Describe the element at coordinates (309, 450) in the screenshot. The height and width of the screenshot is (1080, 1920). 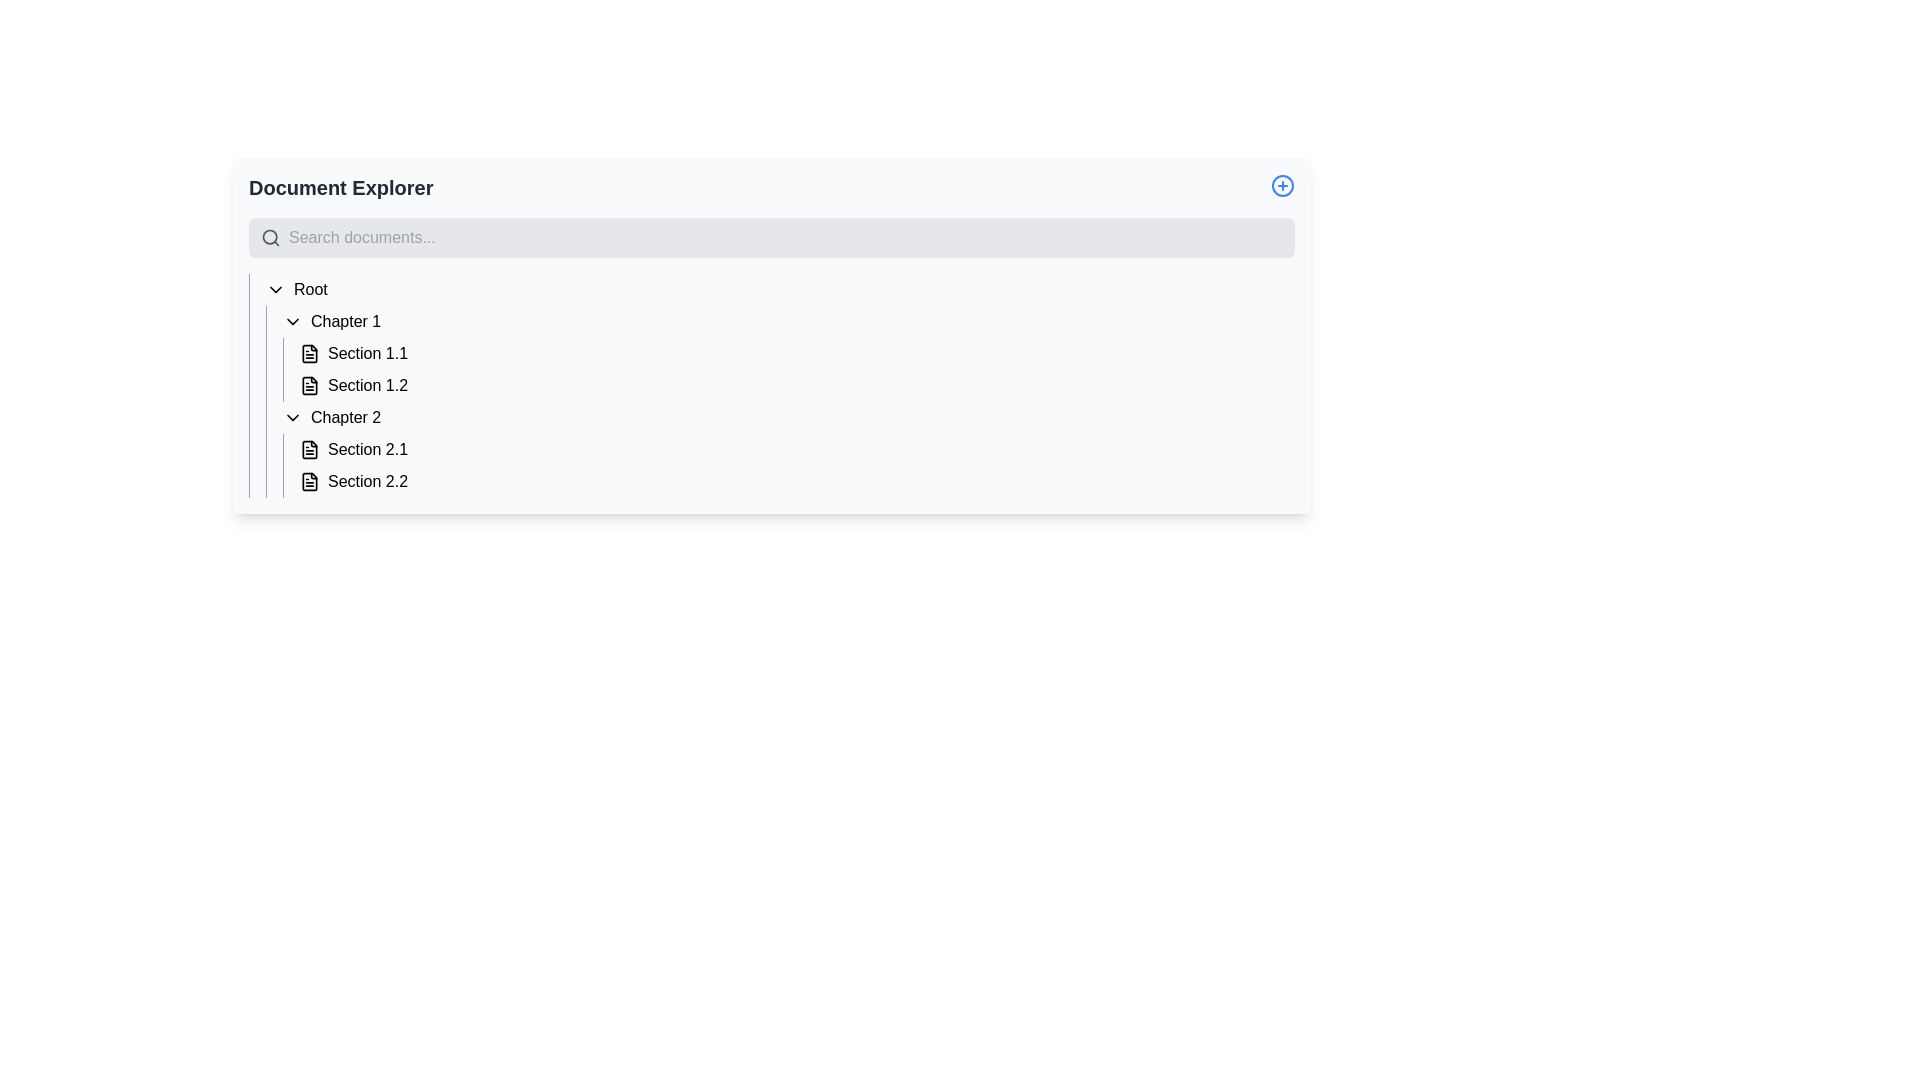
I see `the icon indicating the section type for 'Section 2.1', which is located before the text 'Section 2.1'` at that location.